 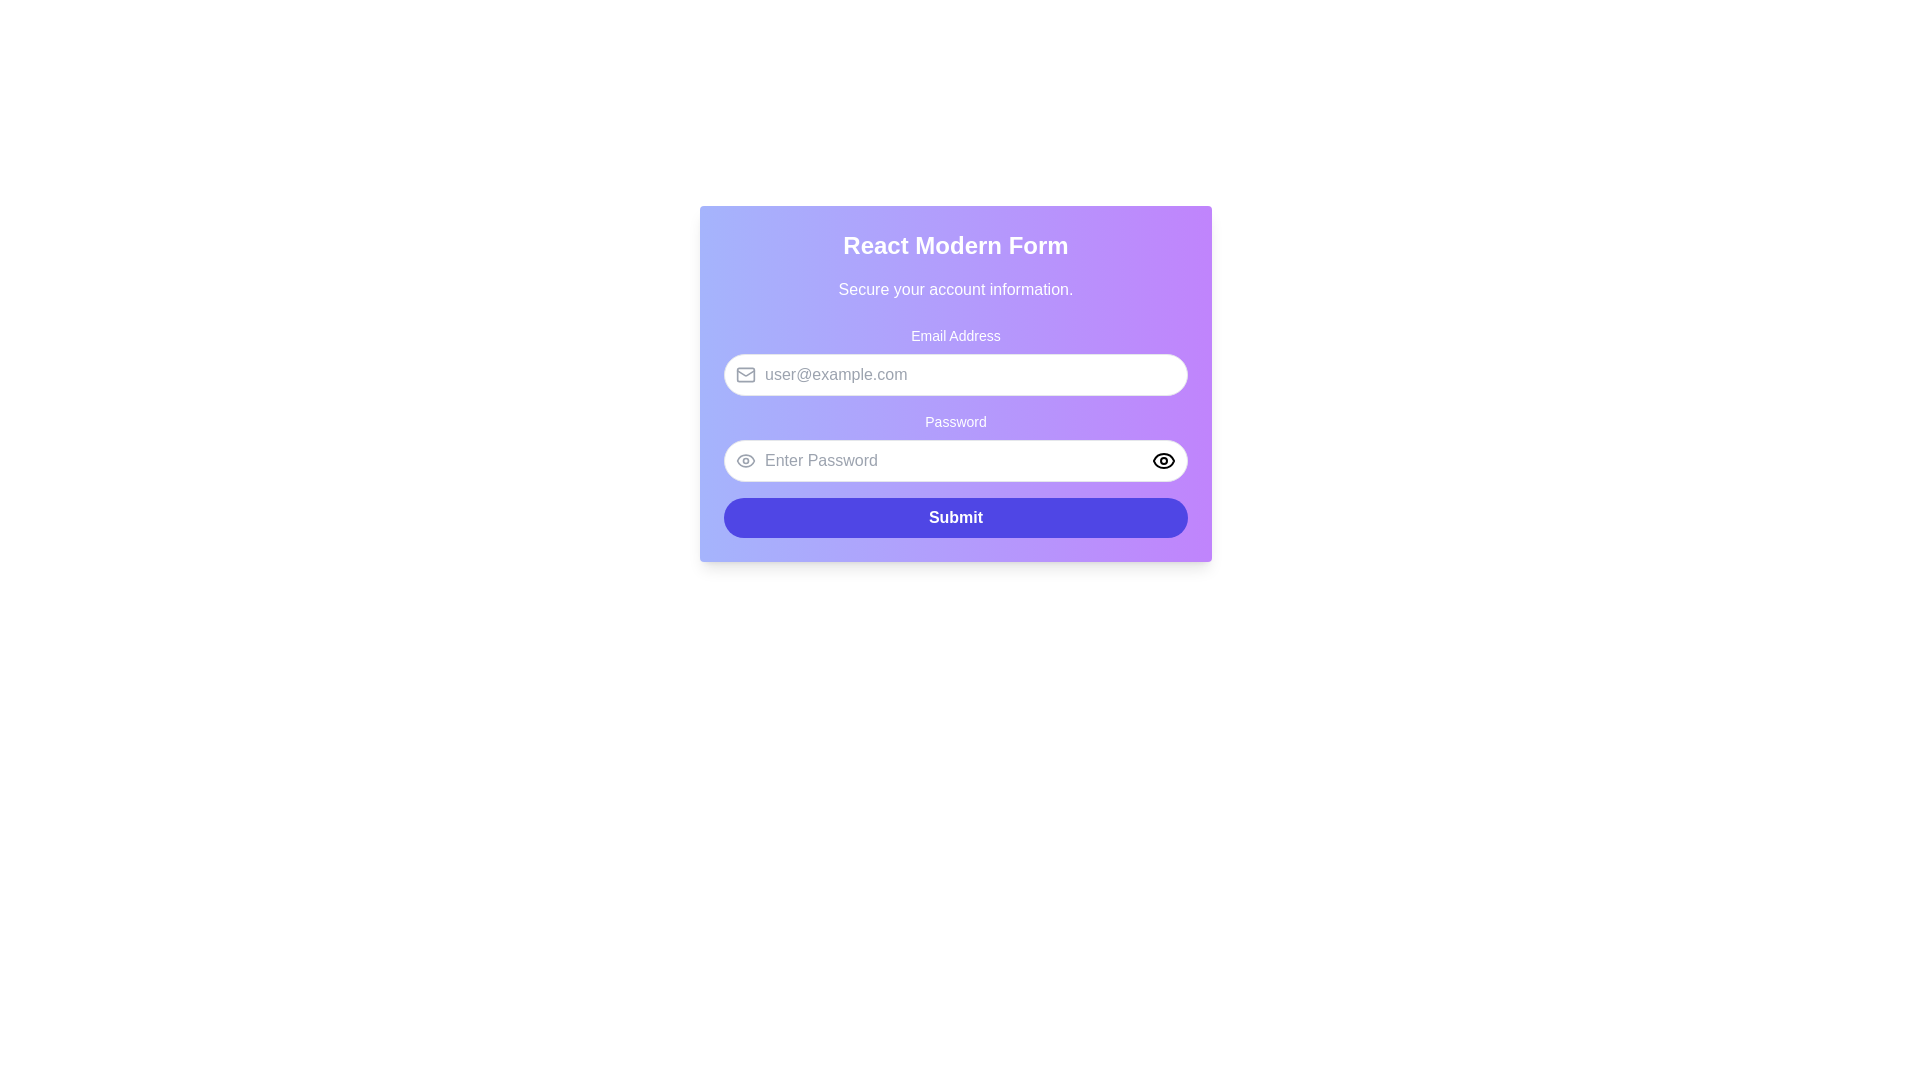 I want to click on the 'Email Address' text input field, so click(x=954, y=361).